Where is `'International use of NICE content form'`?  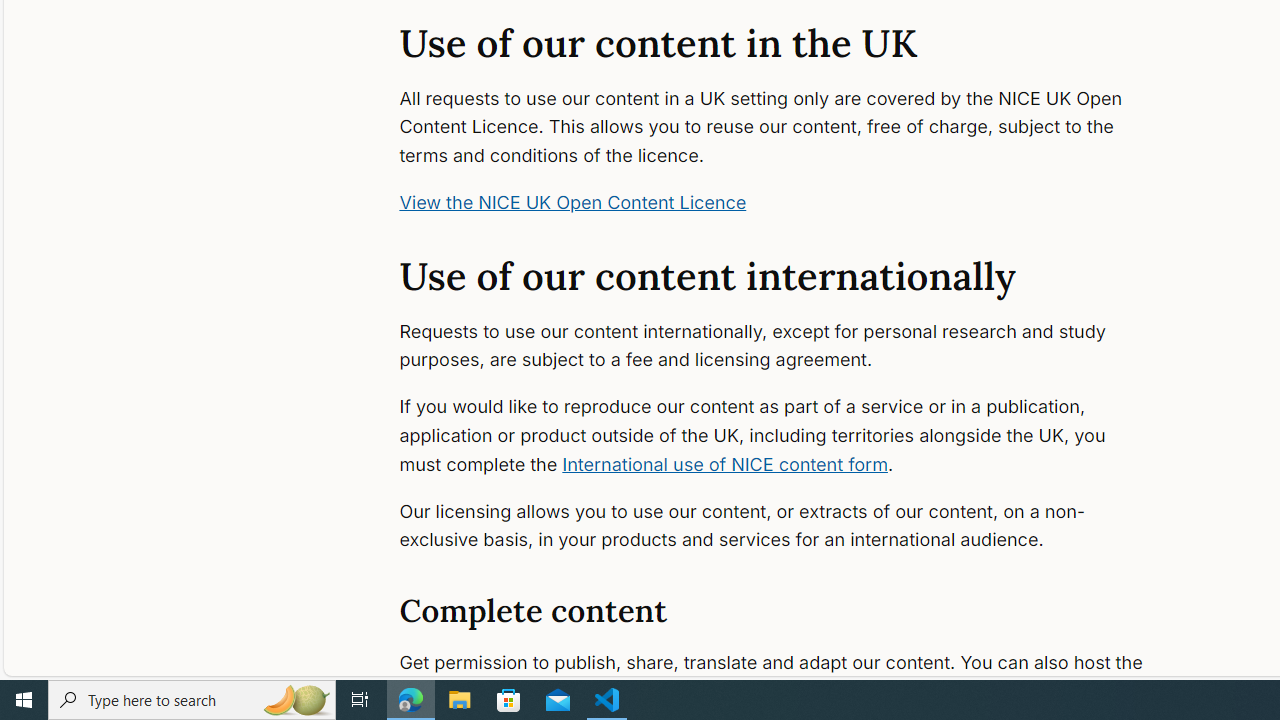 'International use of NICE content form' is located at coordinates (724, 464).